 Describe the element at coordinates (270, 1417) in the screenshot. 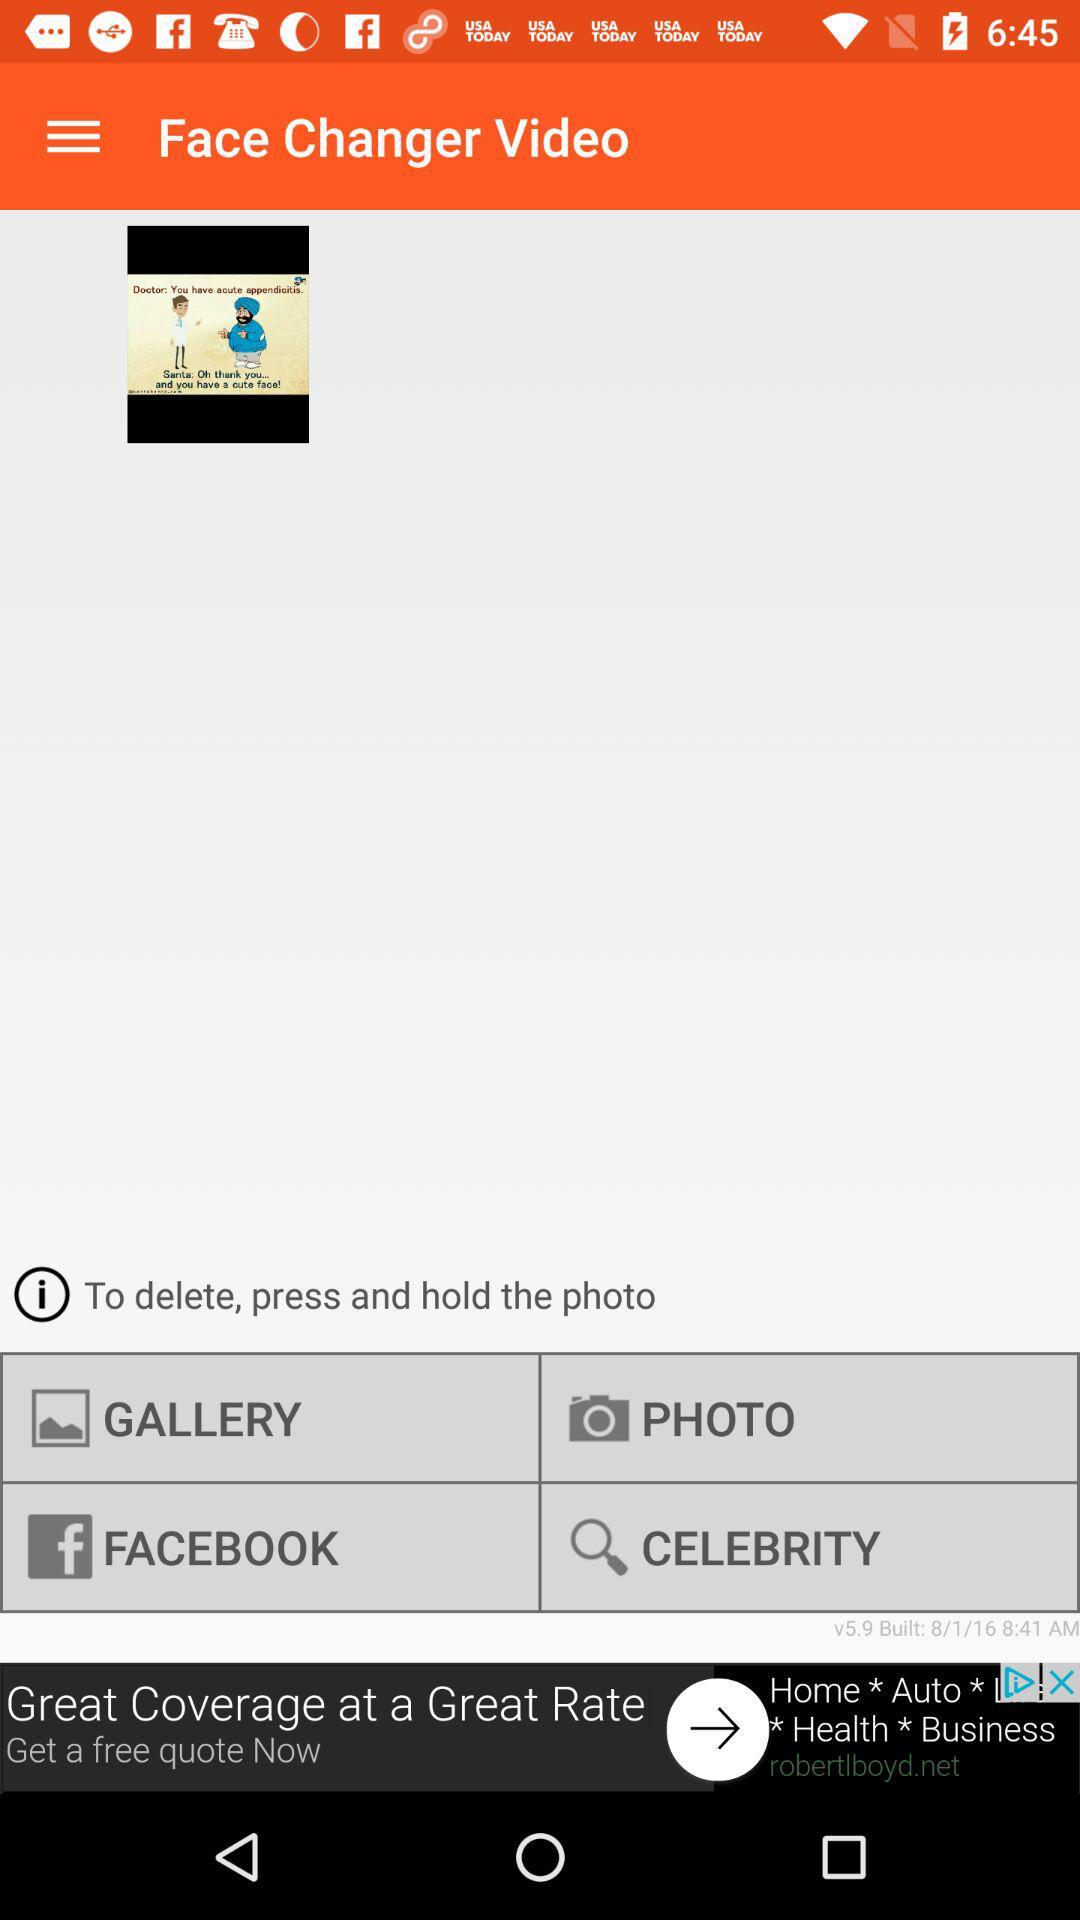

I see `the gallery icon` at that location.